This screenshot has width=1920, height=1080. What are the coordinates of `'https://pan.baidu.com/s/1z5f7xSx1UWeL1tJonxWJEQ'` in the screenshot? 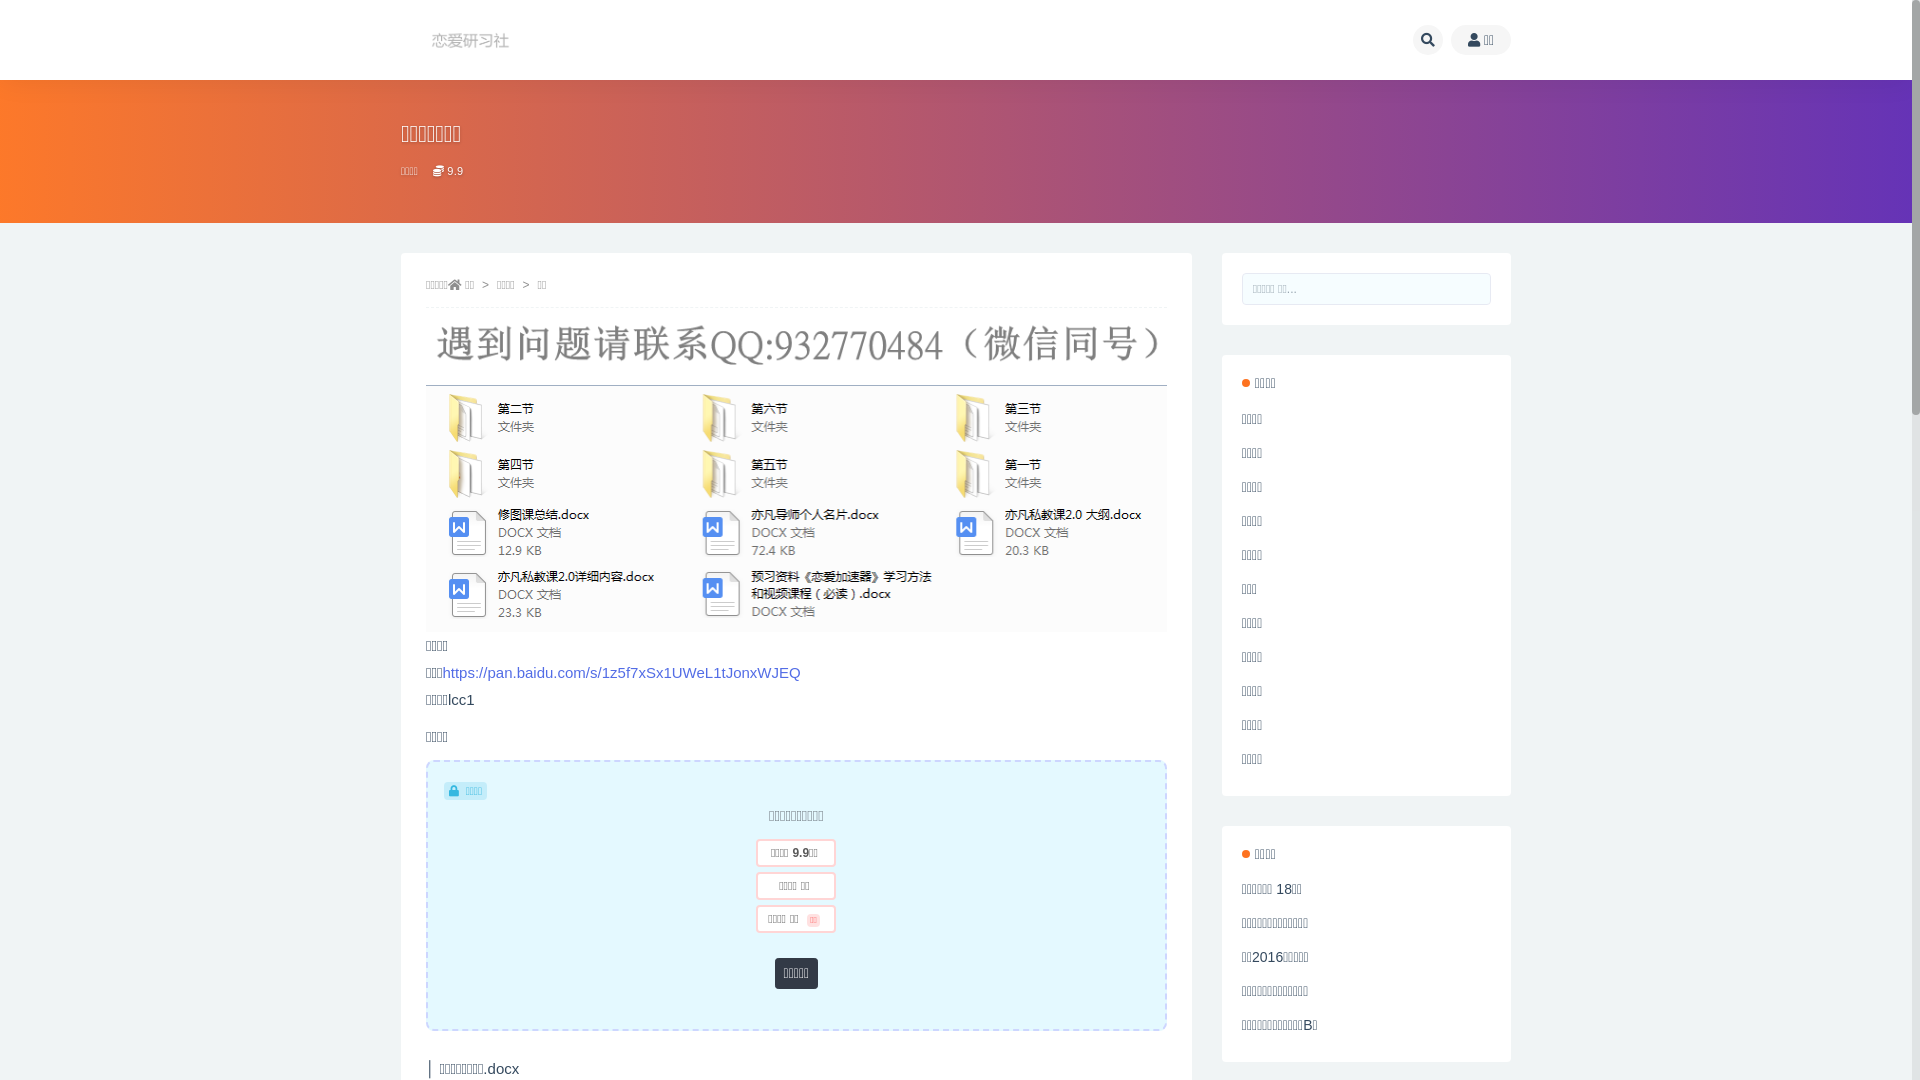 It's located at (619, 672).